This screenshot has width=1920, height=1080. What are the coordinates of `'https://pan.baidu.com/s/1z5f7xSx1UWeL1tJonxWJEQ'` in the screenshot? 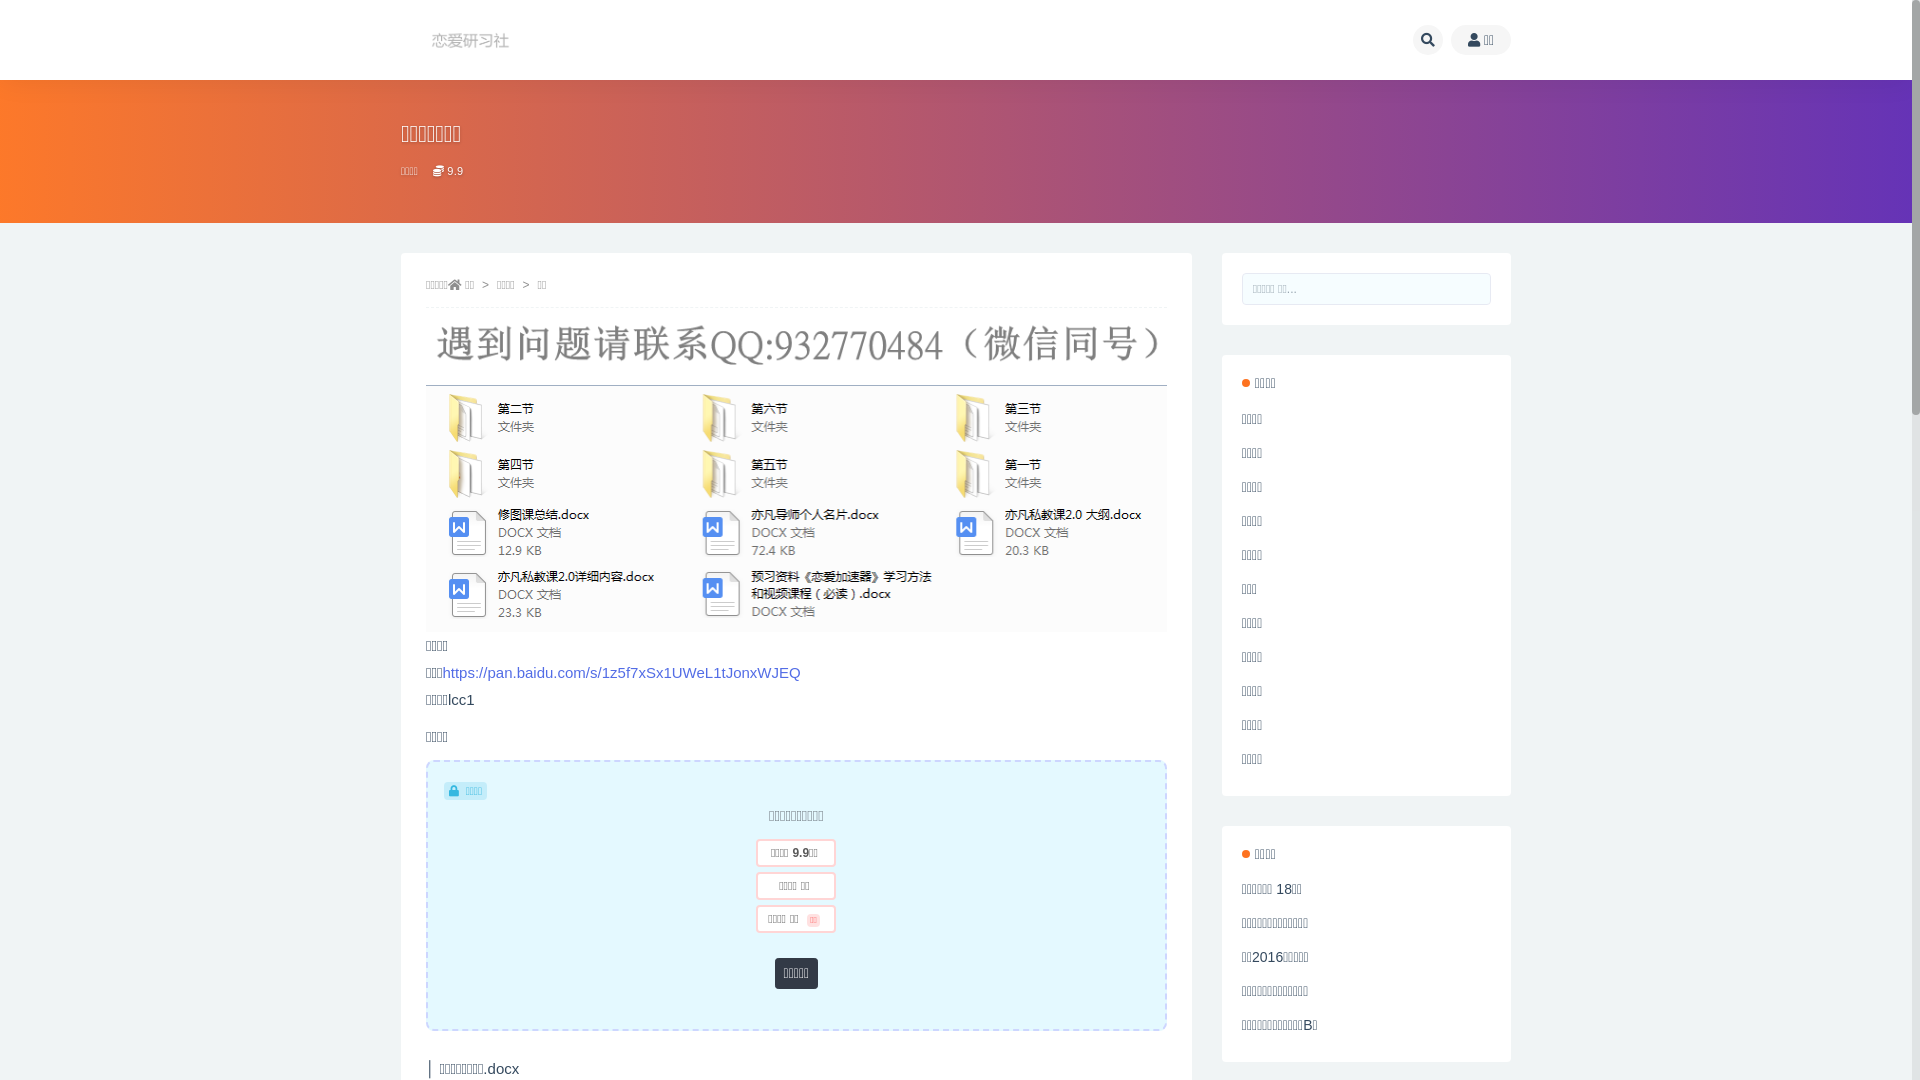 It's located at (619, 672).